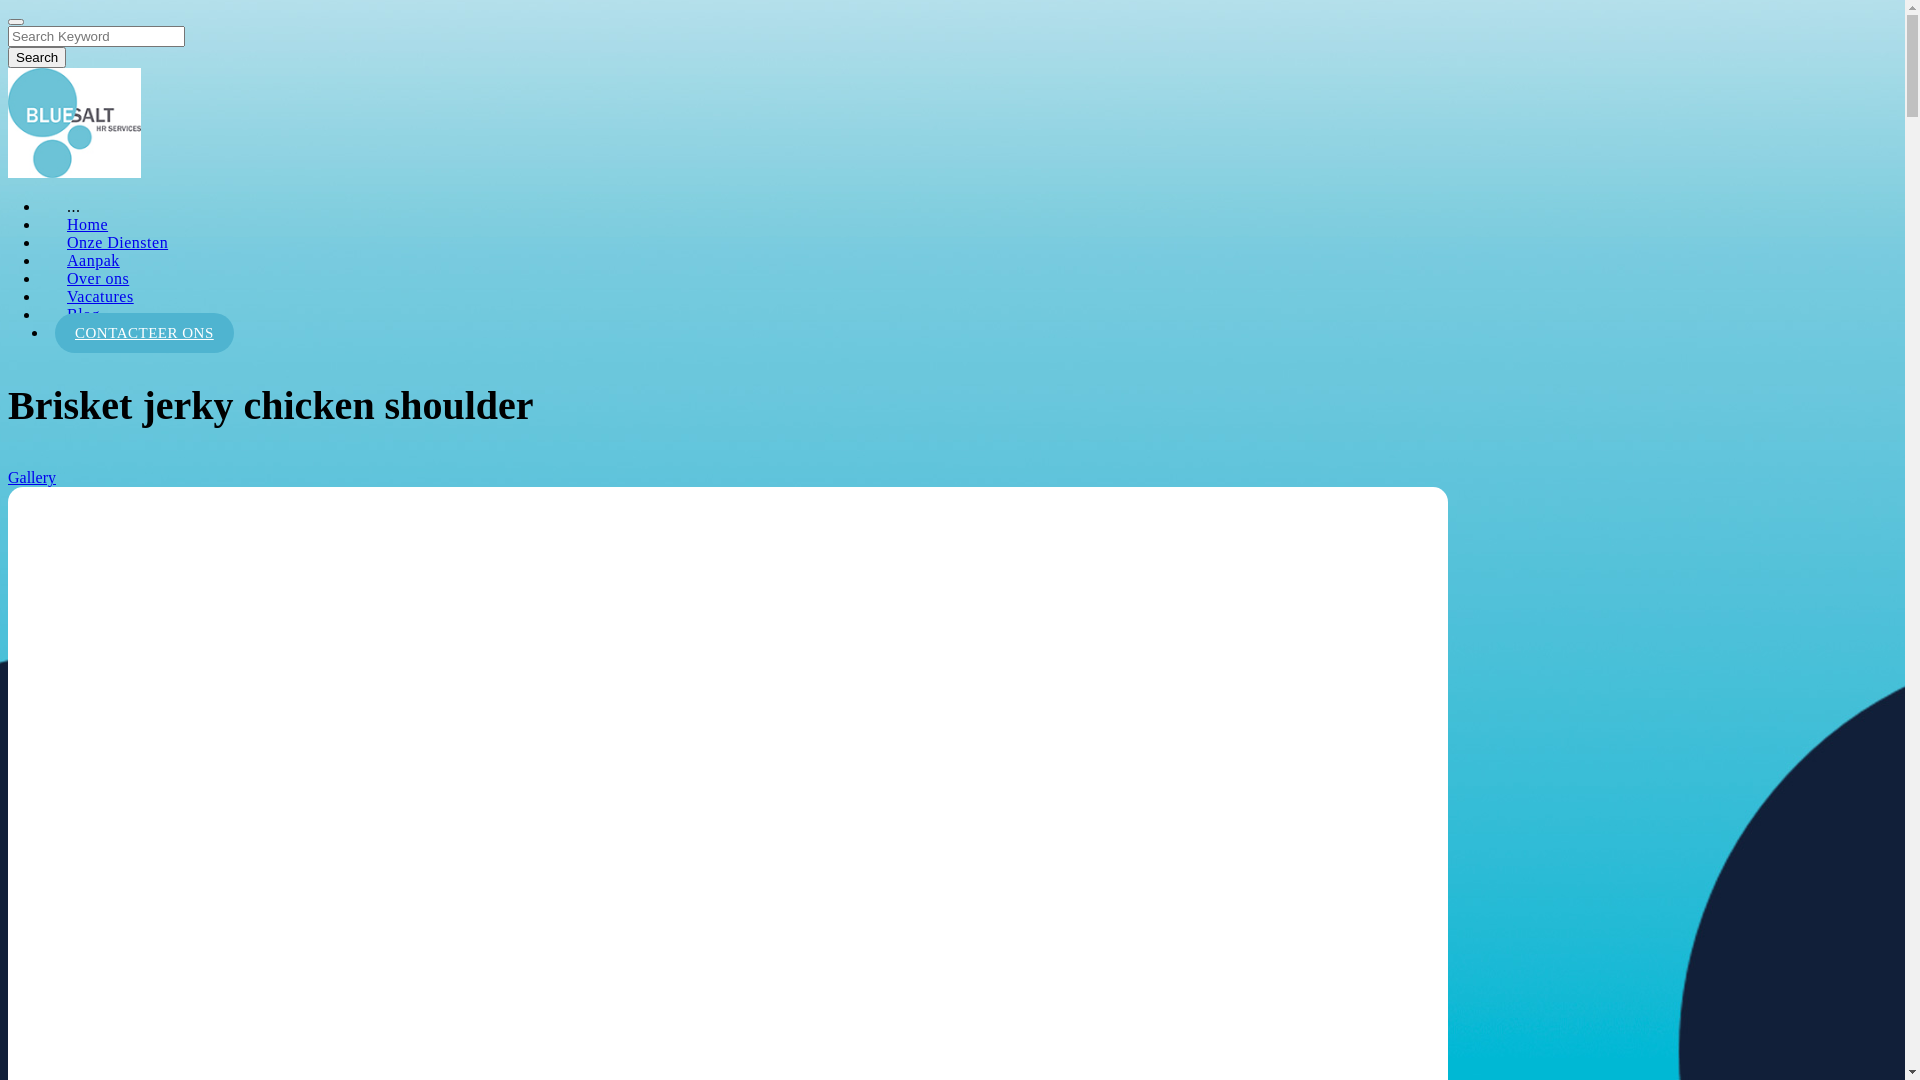  Describe the element at coordinates (96, 278) in the screenshot. I see `'Over ons'` at that location.